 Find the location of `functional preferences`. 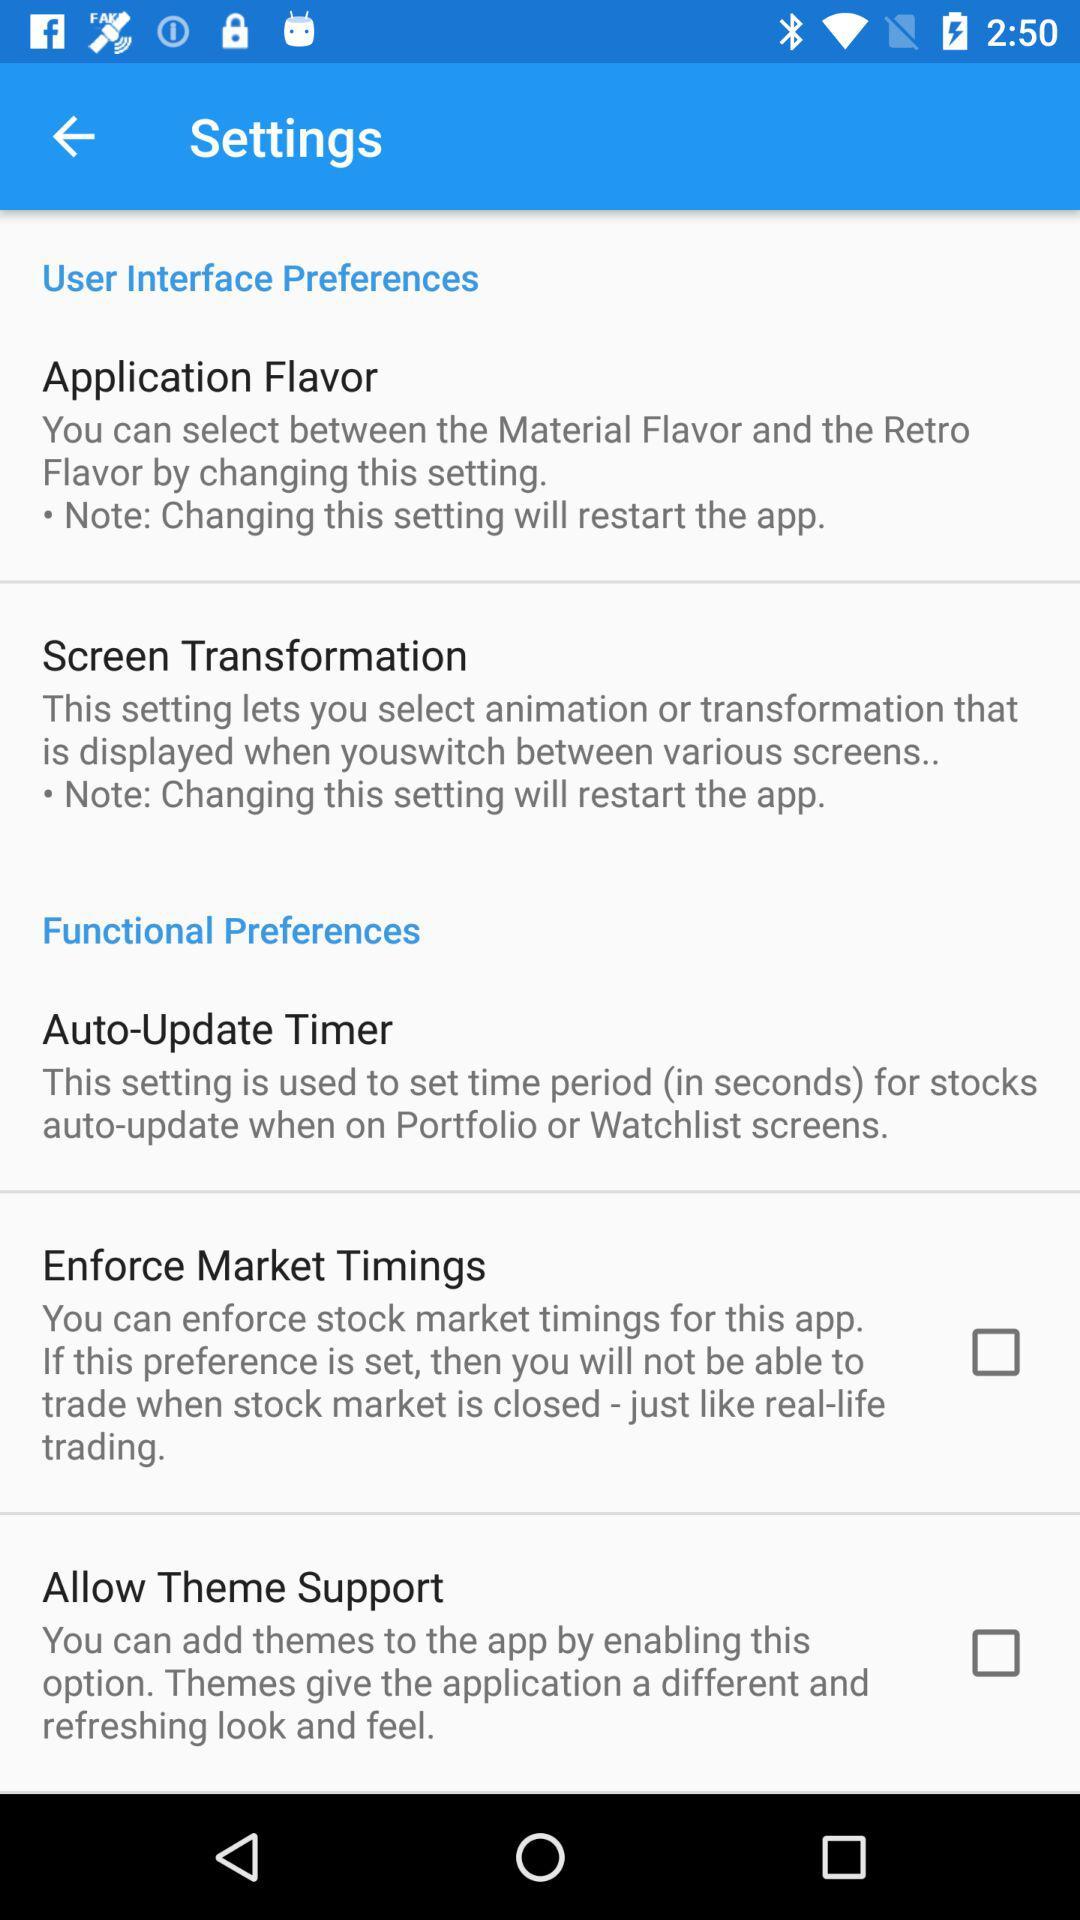

functional preferences is located at coordinates (540, 907).